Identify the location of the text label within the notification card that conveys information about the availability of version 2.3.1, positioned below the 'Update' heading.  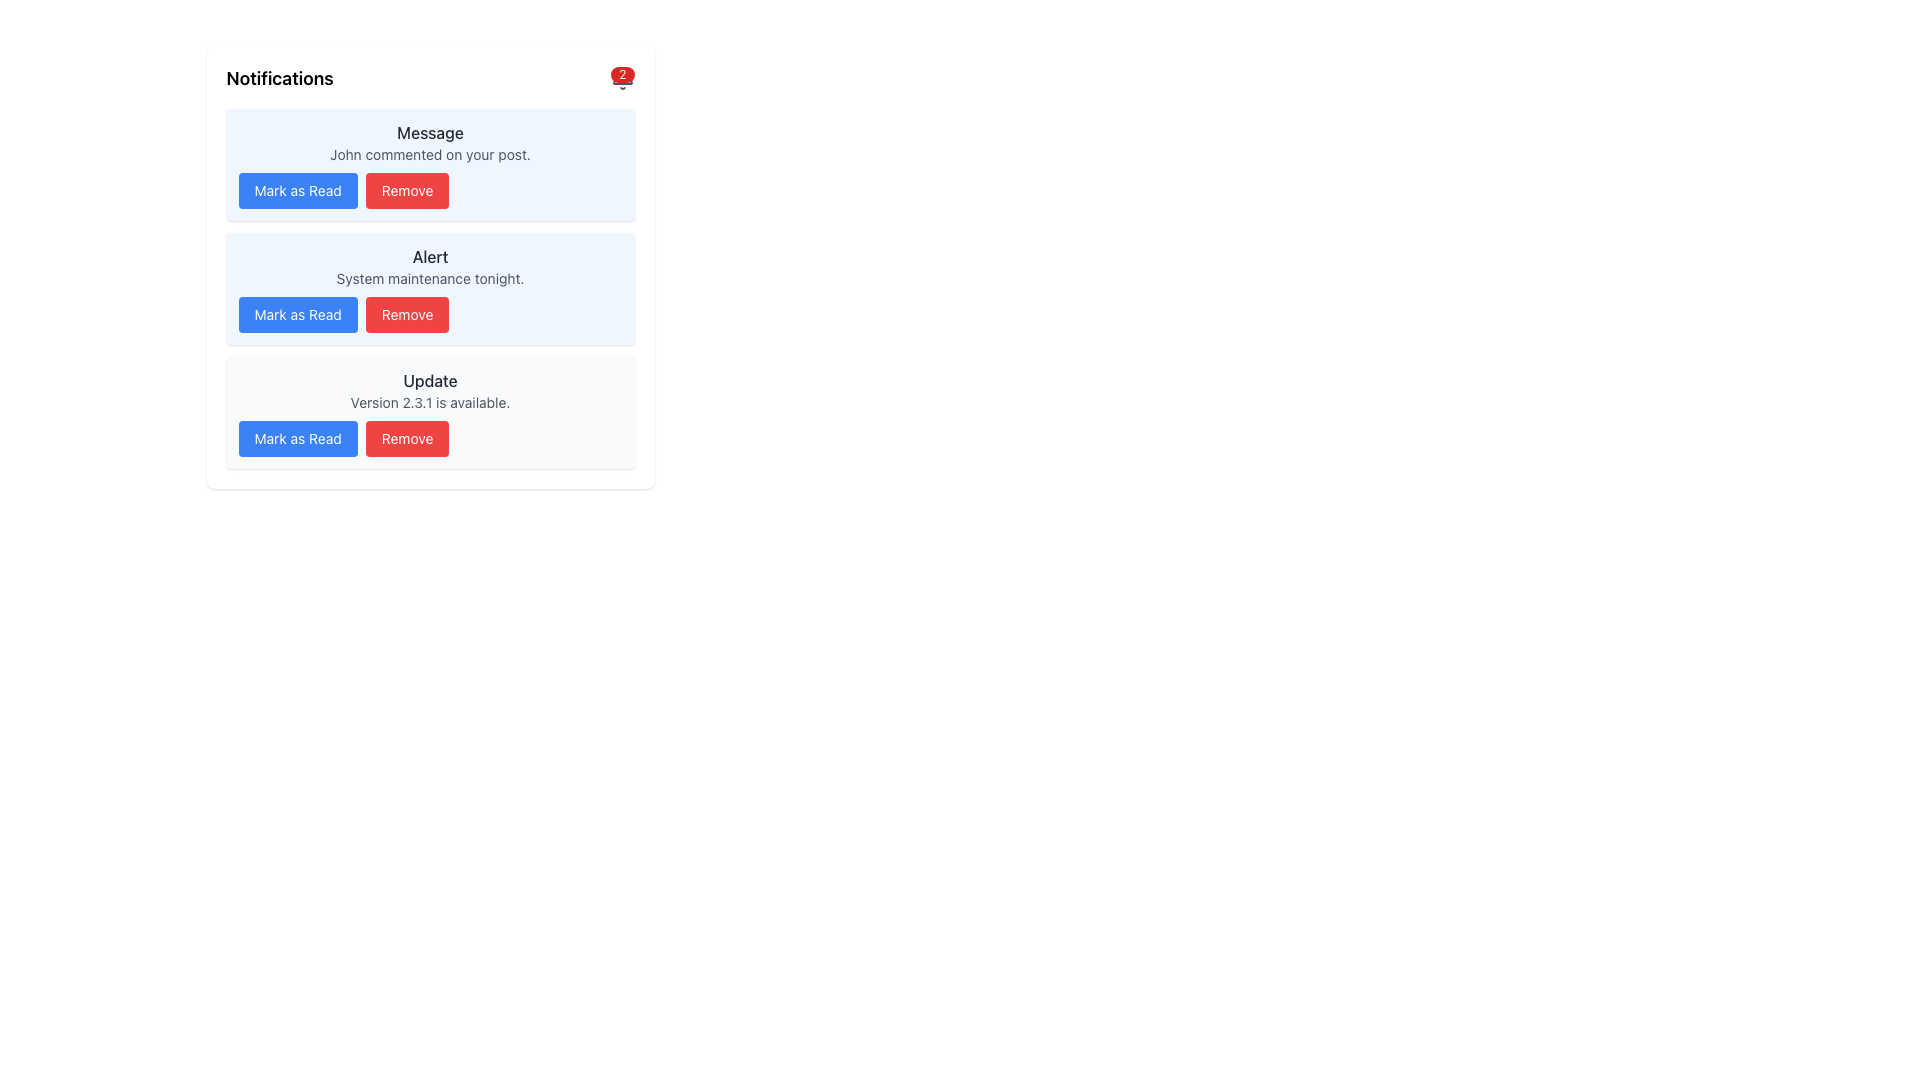
(429, 402).